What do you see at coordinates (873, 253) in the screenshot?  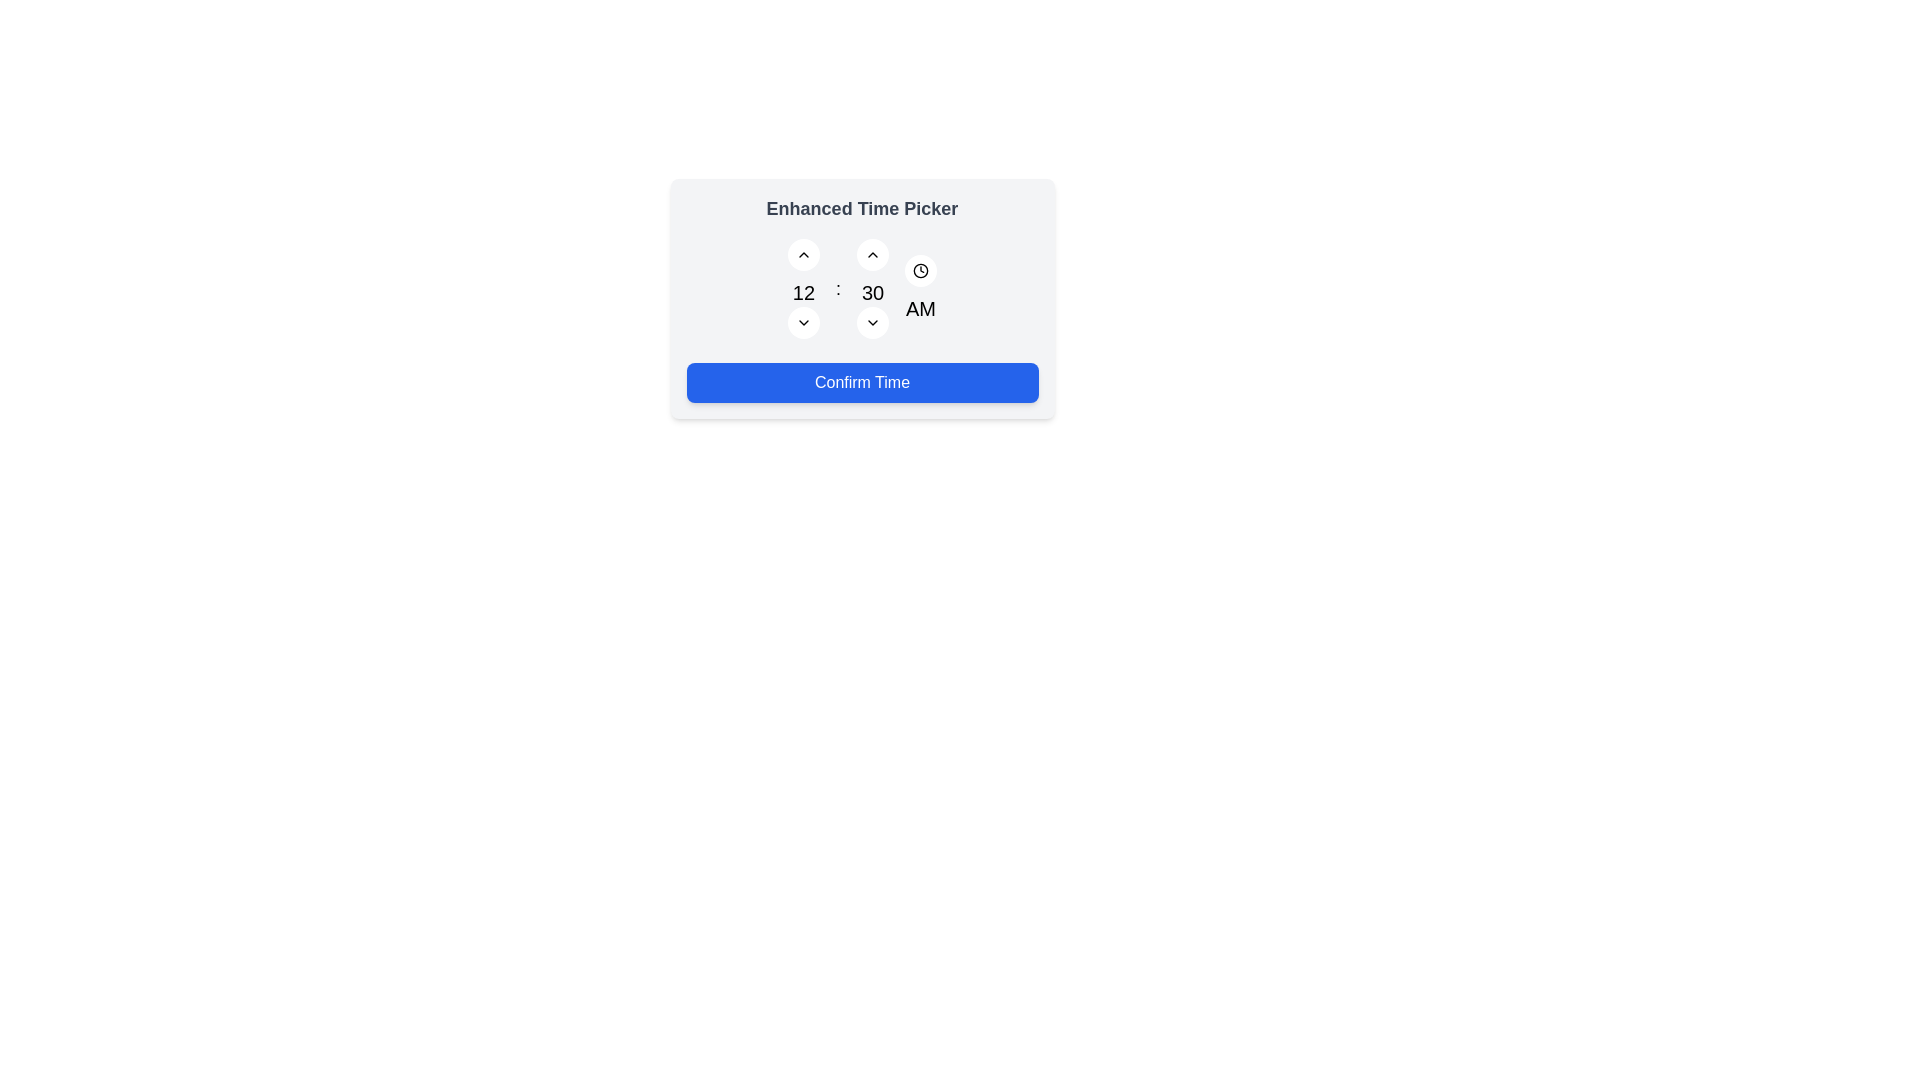 I see `the chevron-up icon within the circular white button located on the top button of the hour adjustment controls in the 'Enhanced Time Picker' card` at bounding box center [873, 253].